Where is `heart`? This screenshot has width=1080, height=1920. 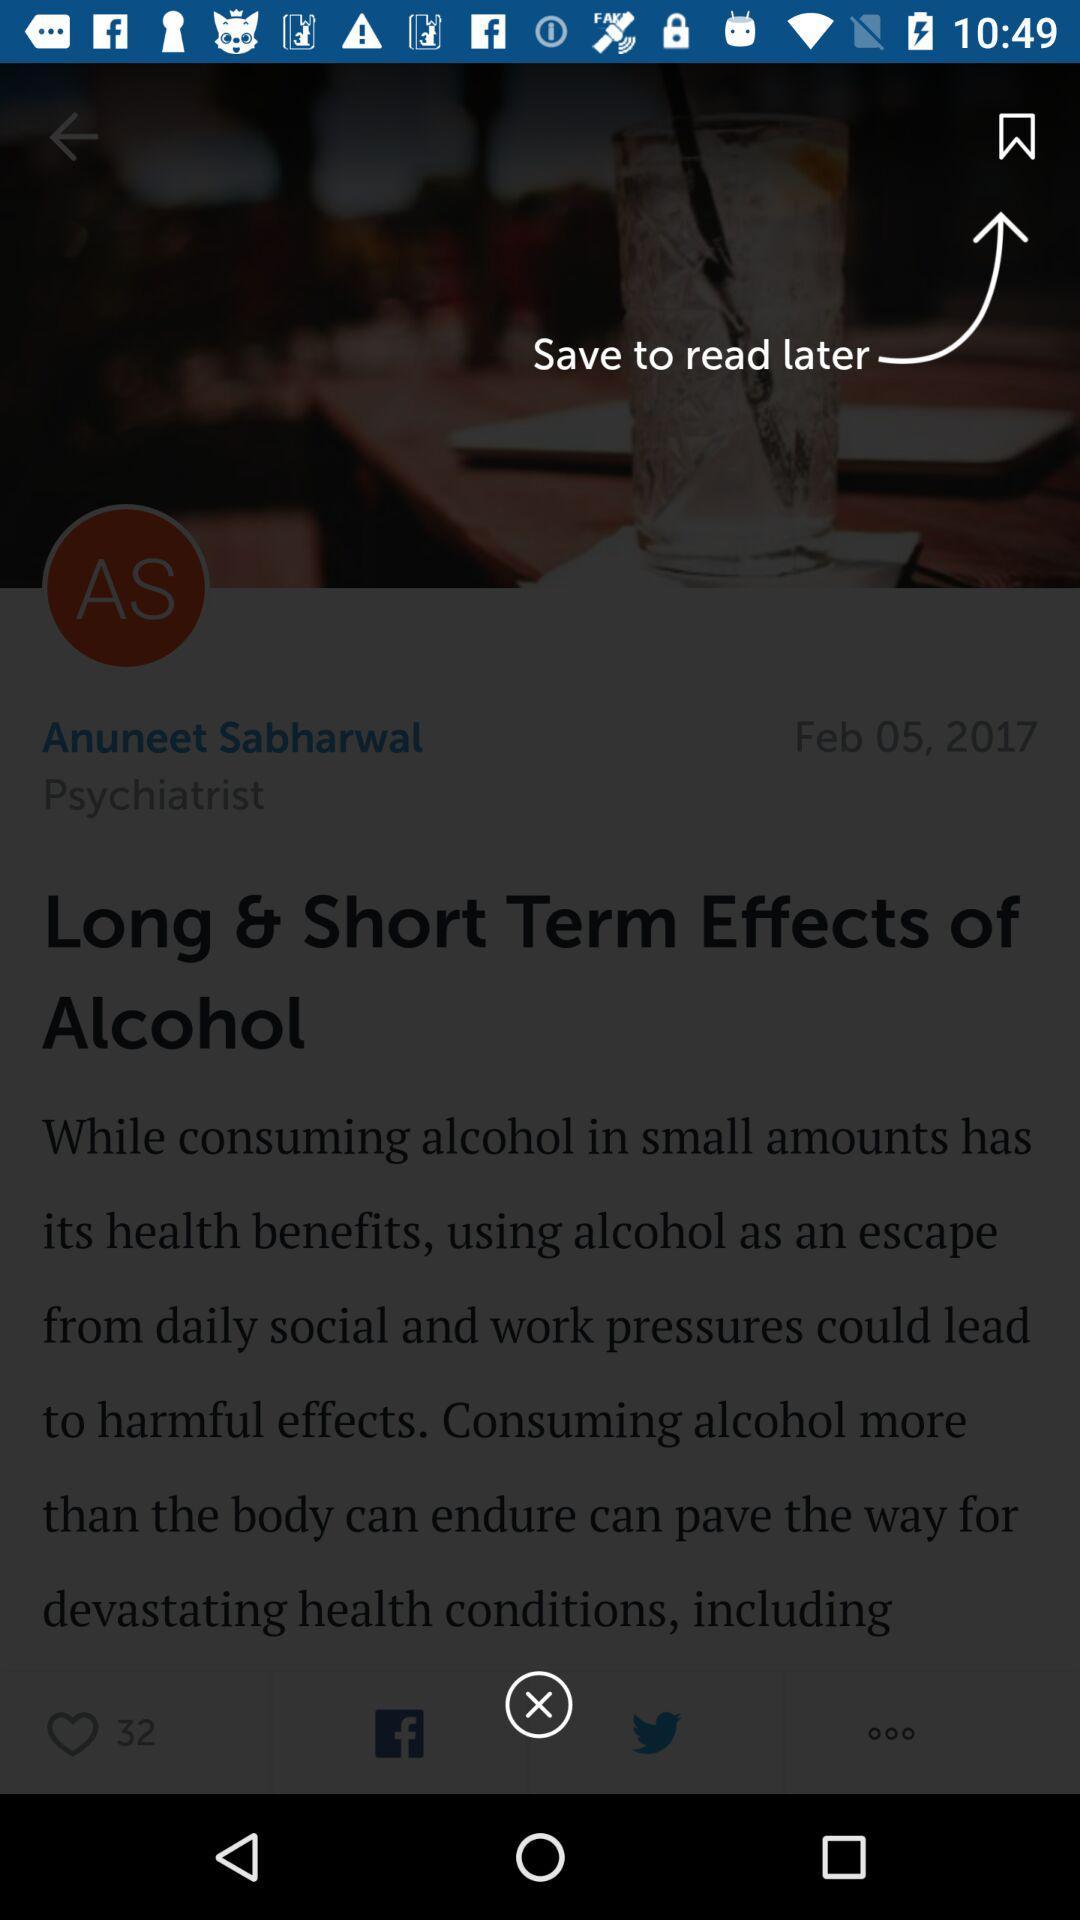 heart is located at coordinates (77, 1732).